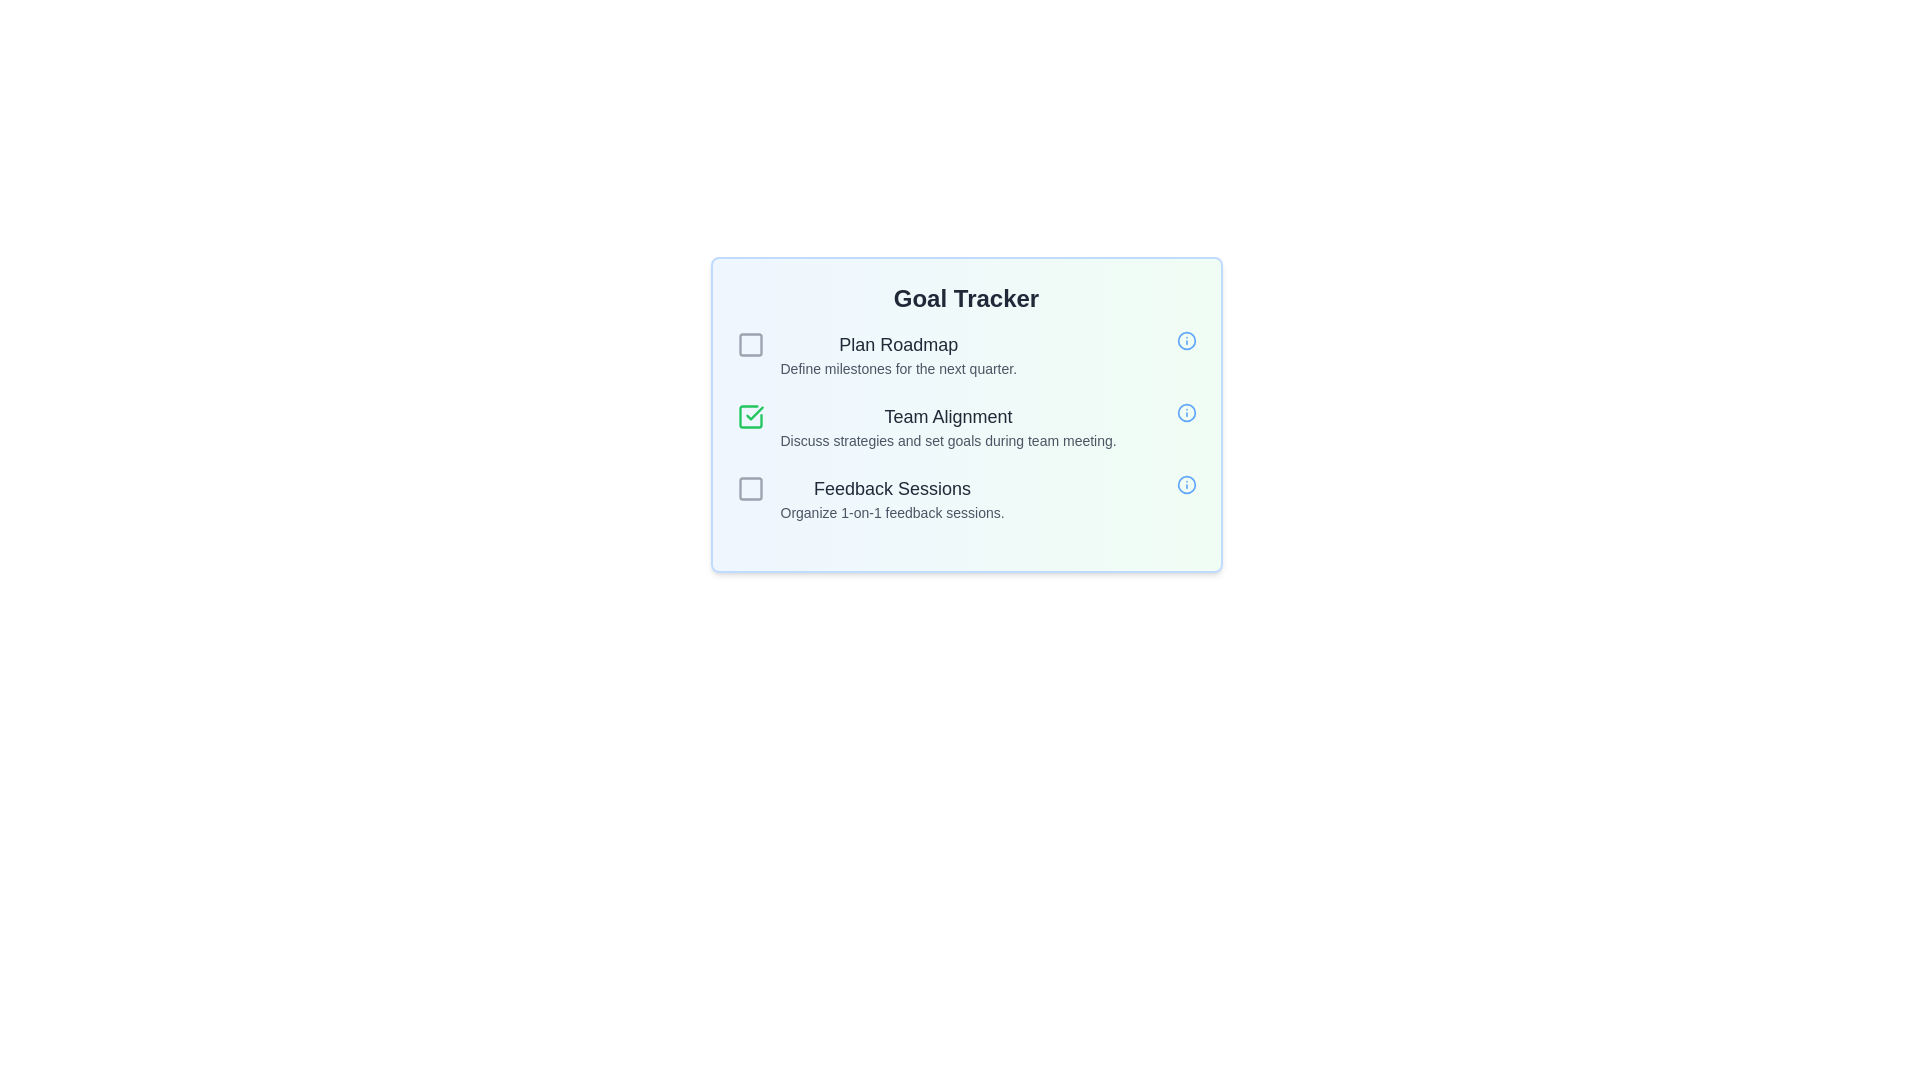  What do you see at coordinates (1186, 411) in the screenshot?
I see `the small circular information icon with a blue outline located on the far-right side of the 'Team Alignment' task row` at bounding box center [1186, 411].